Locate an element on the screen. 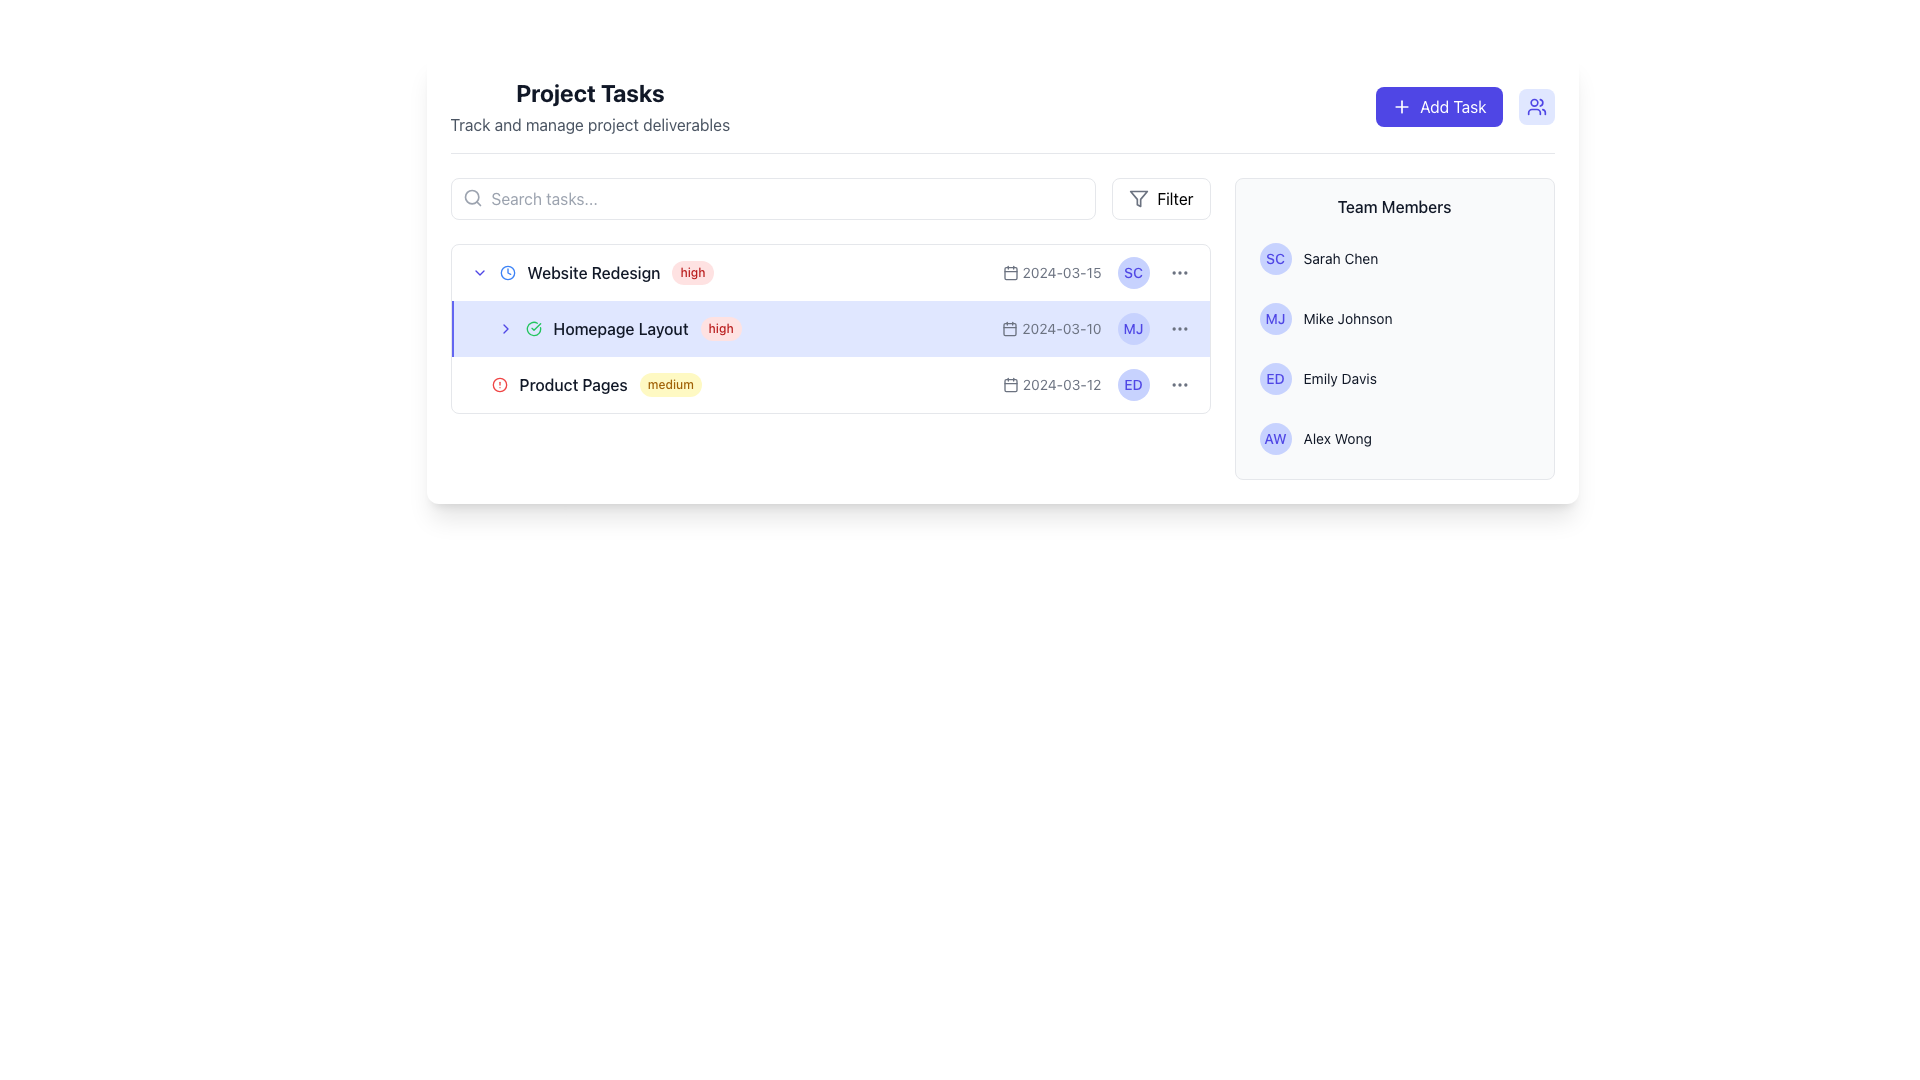 Image resolution: width=1920 pixels, height=1080 pixels. the text and icon grouping displaying the due date and assignee initials for the task 'Website Redesign' is located at coordinates (1097, 273).